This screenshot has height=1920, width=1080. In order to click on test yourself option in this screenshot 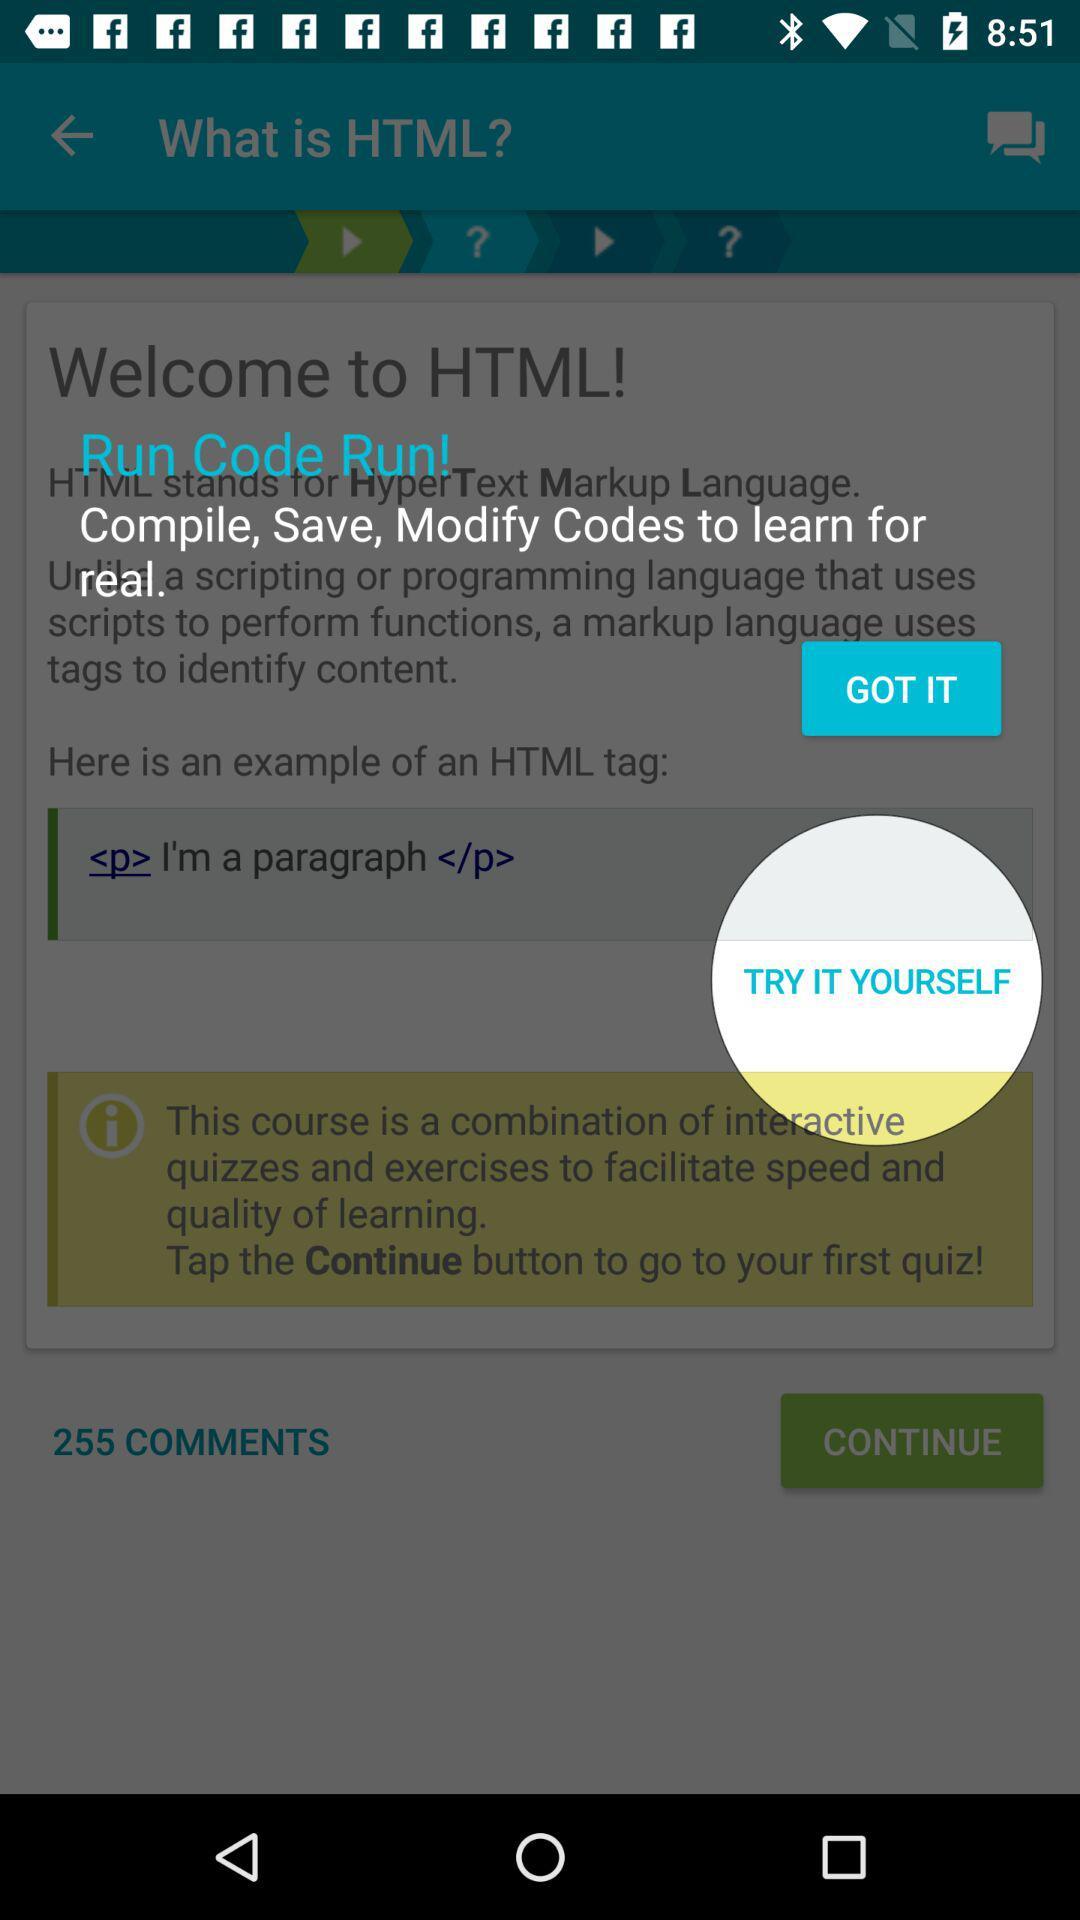, I will do `click(350, 240)`.